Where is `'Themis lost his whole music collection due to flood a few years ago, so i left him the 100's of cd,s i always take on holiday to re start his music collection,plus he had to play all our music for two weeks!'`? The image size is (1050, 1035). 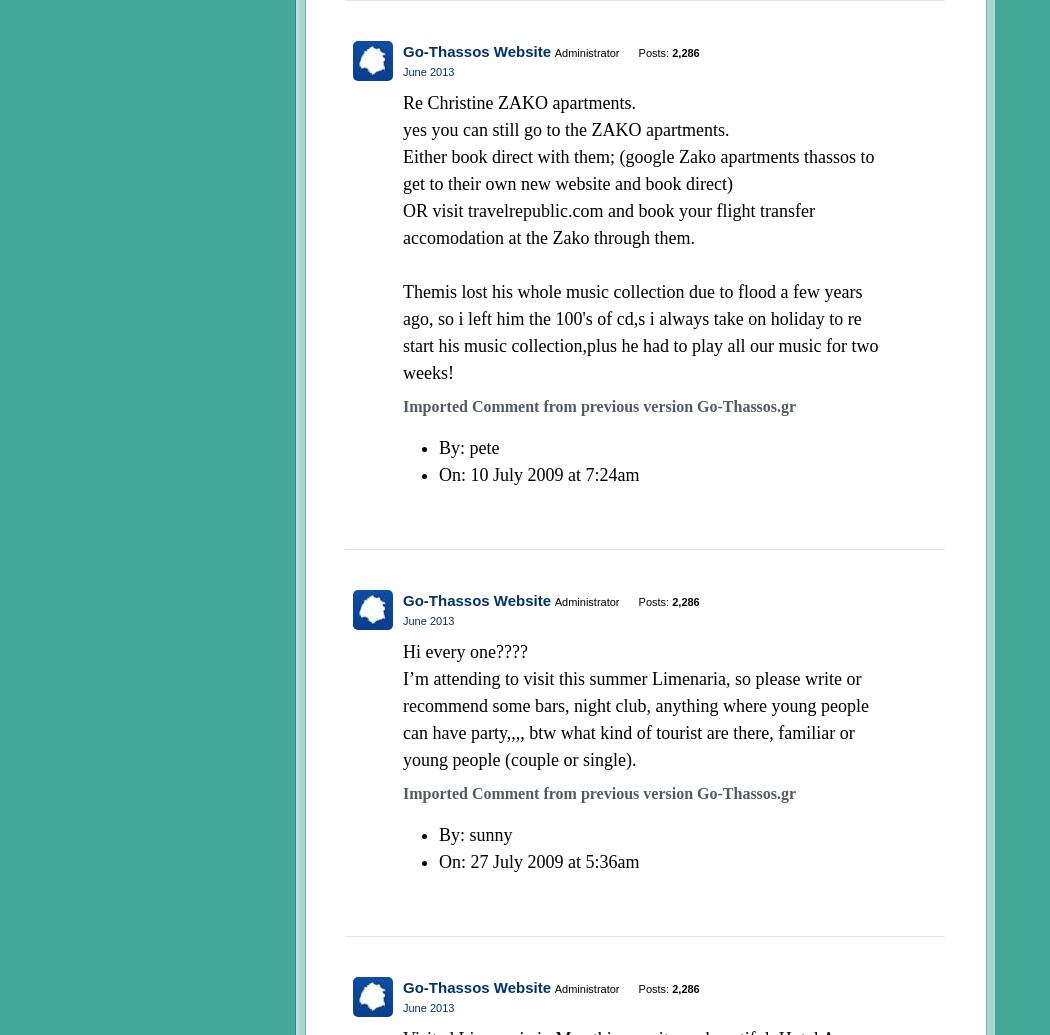 'Themis lost his whole music collection due to flood a few years ago, so i left him the 100's of cd,s i always take on holiday to re start his music collection,plus he had to play all our music for two weeks!' is located at coordinates (639, 331).